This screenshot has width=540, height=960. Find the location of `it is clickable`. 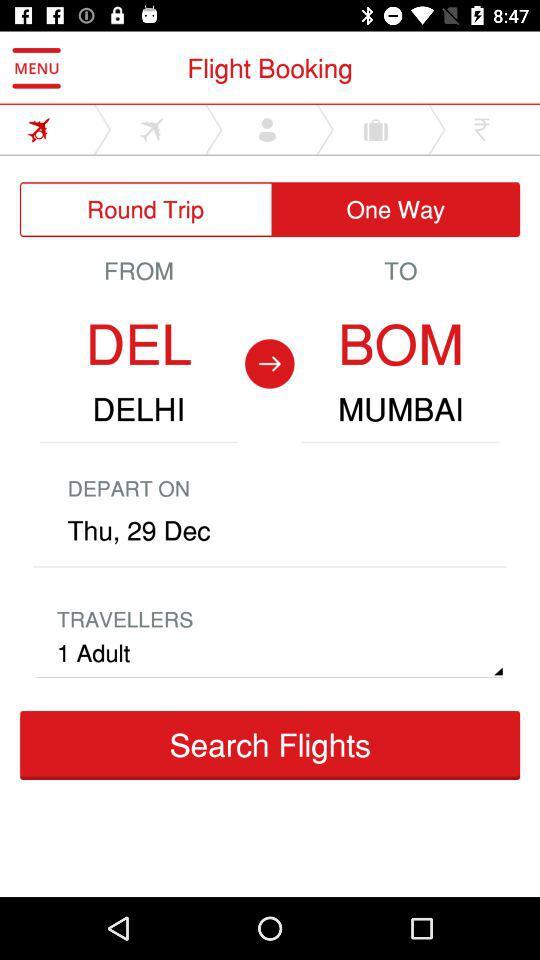

it is clickable is located at coordinates (157, 128).